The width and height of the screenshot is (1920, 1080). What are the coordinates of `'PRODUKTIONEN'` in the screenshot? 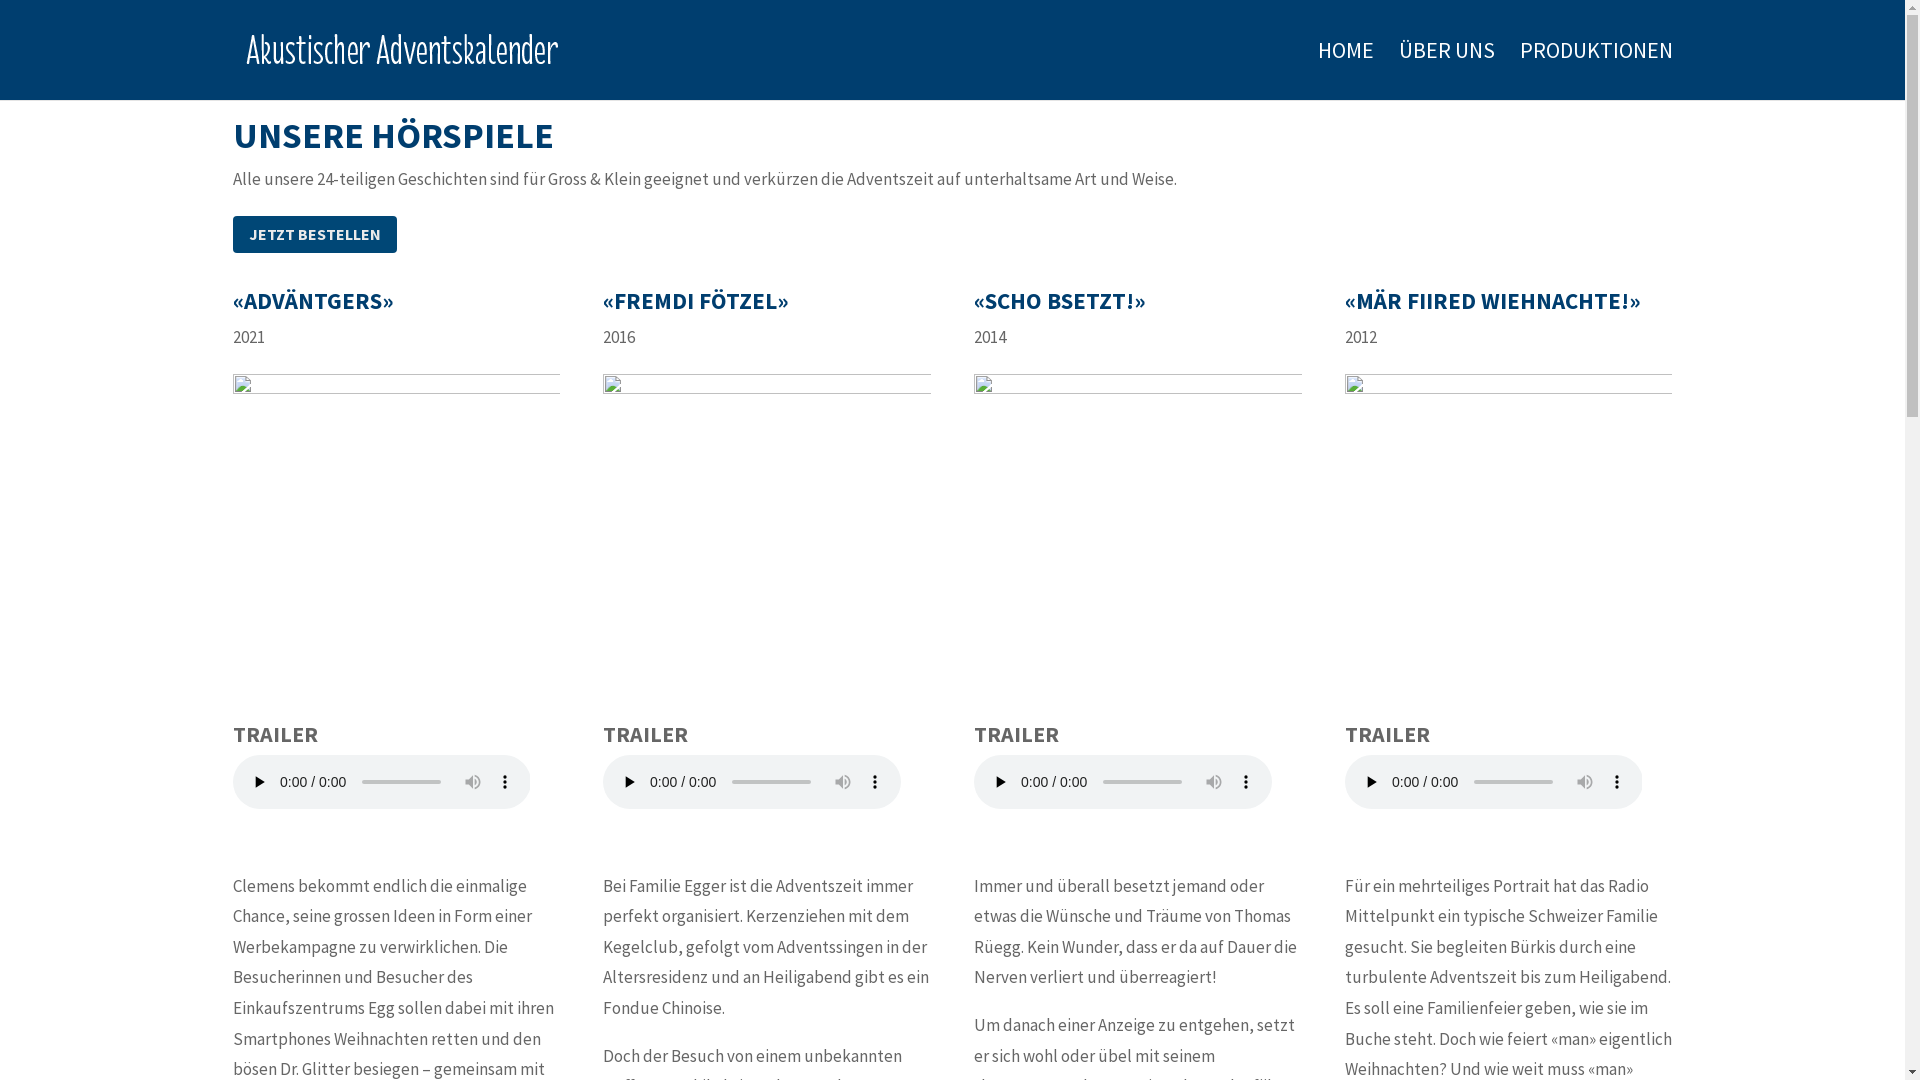 It's located at (1520, 70).